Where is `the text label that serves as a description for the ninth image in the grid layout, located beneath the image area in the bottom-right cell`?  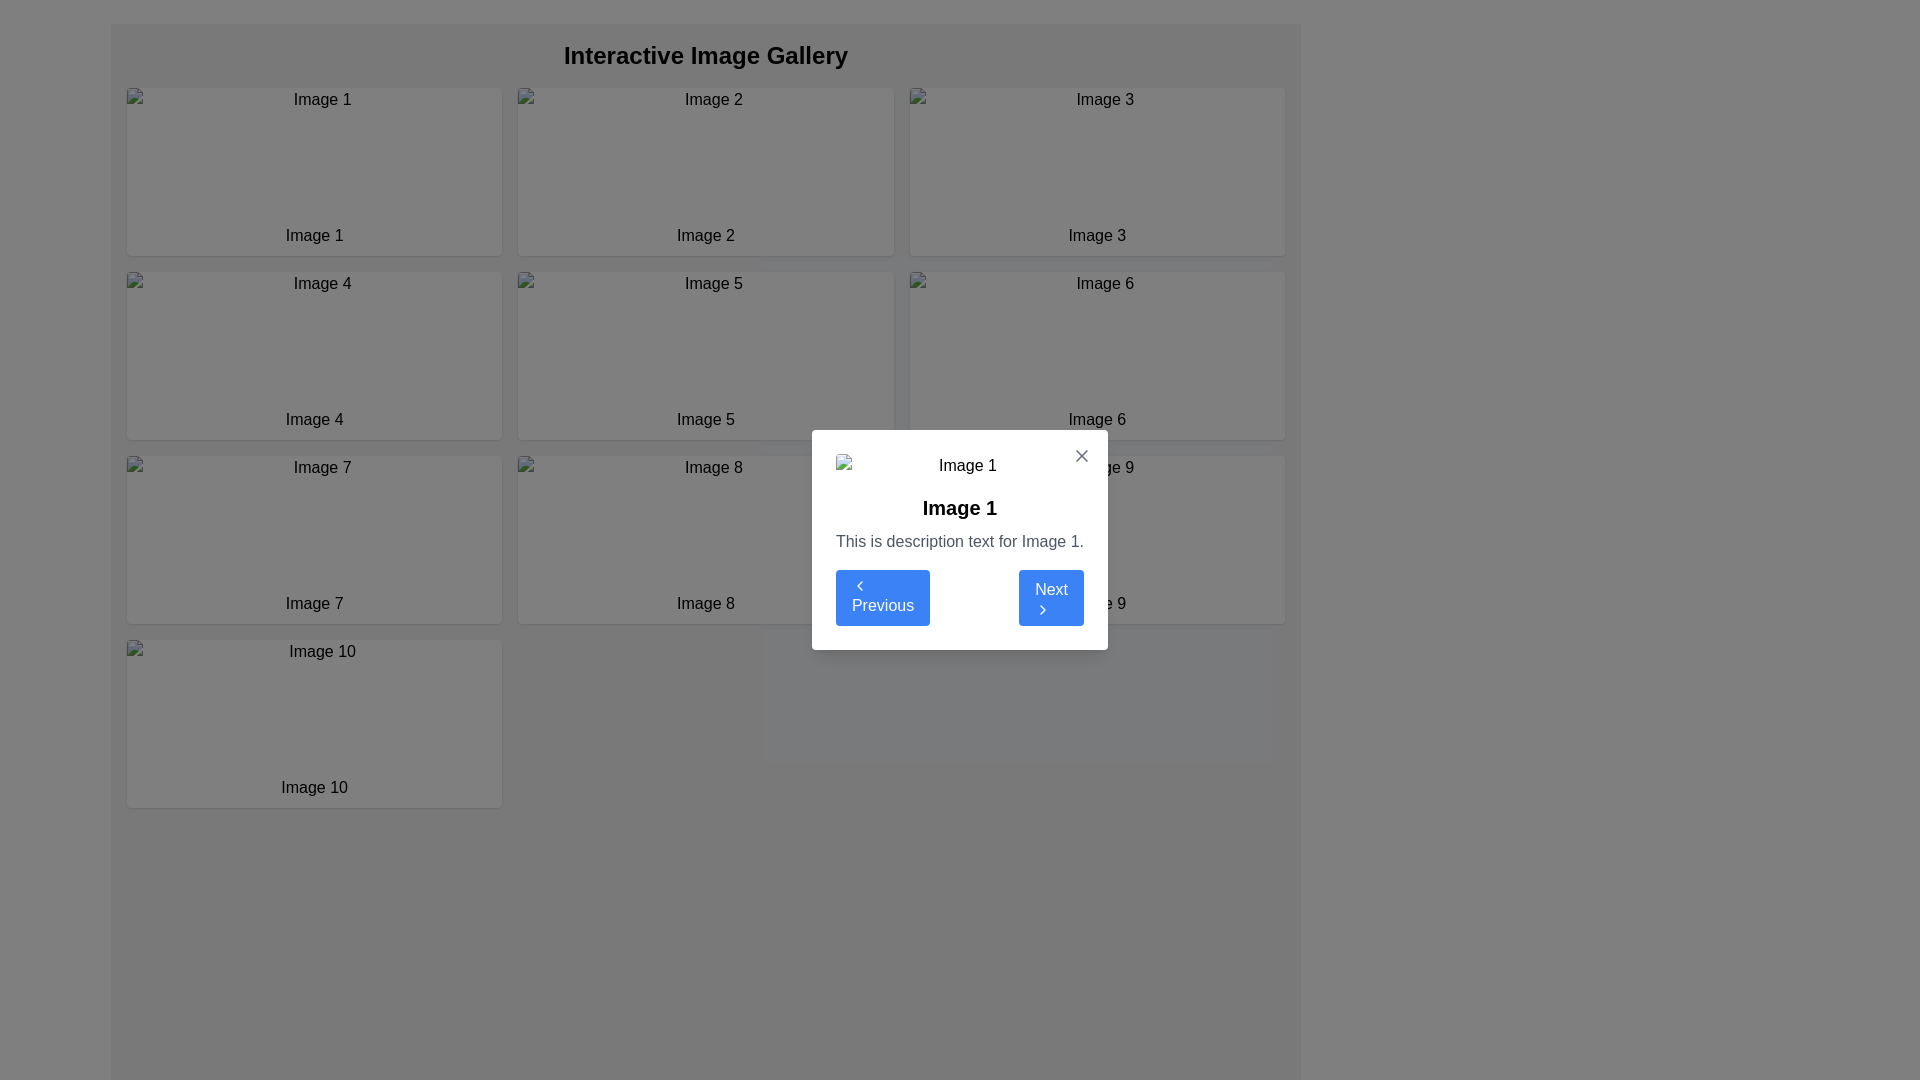
the text label that serves as a description for the ninth image in the grid layout, located beneath the image area in the bottom-right cell is located at coordinates (1096, 603).